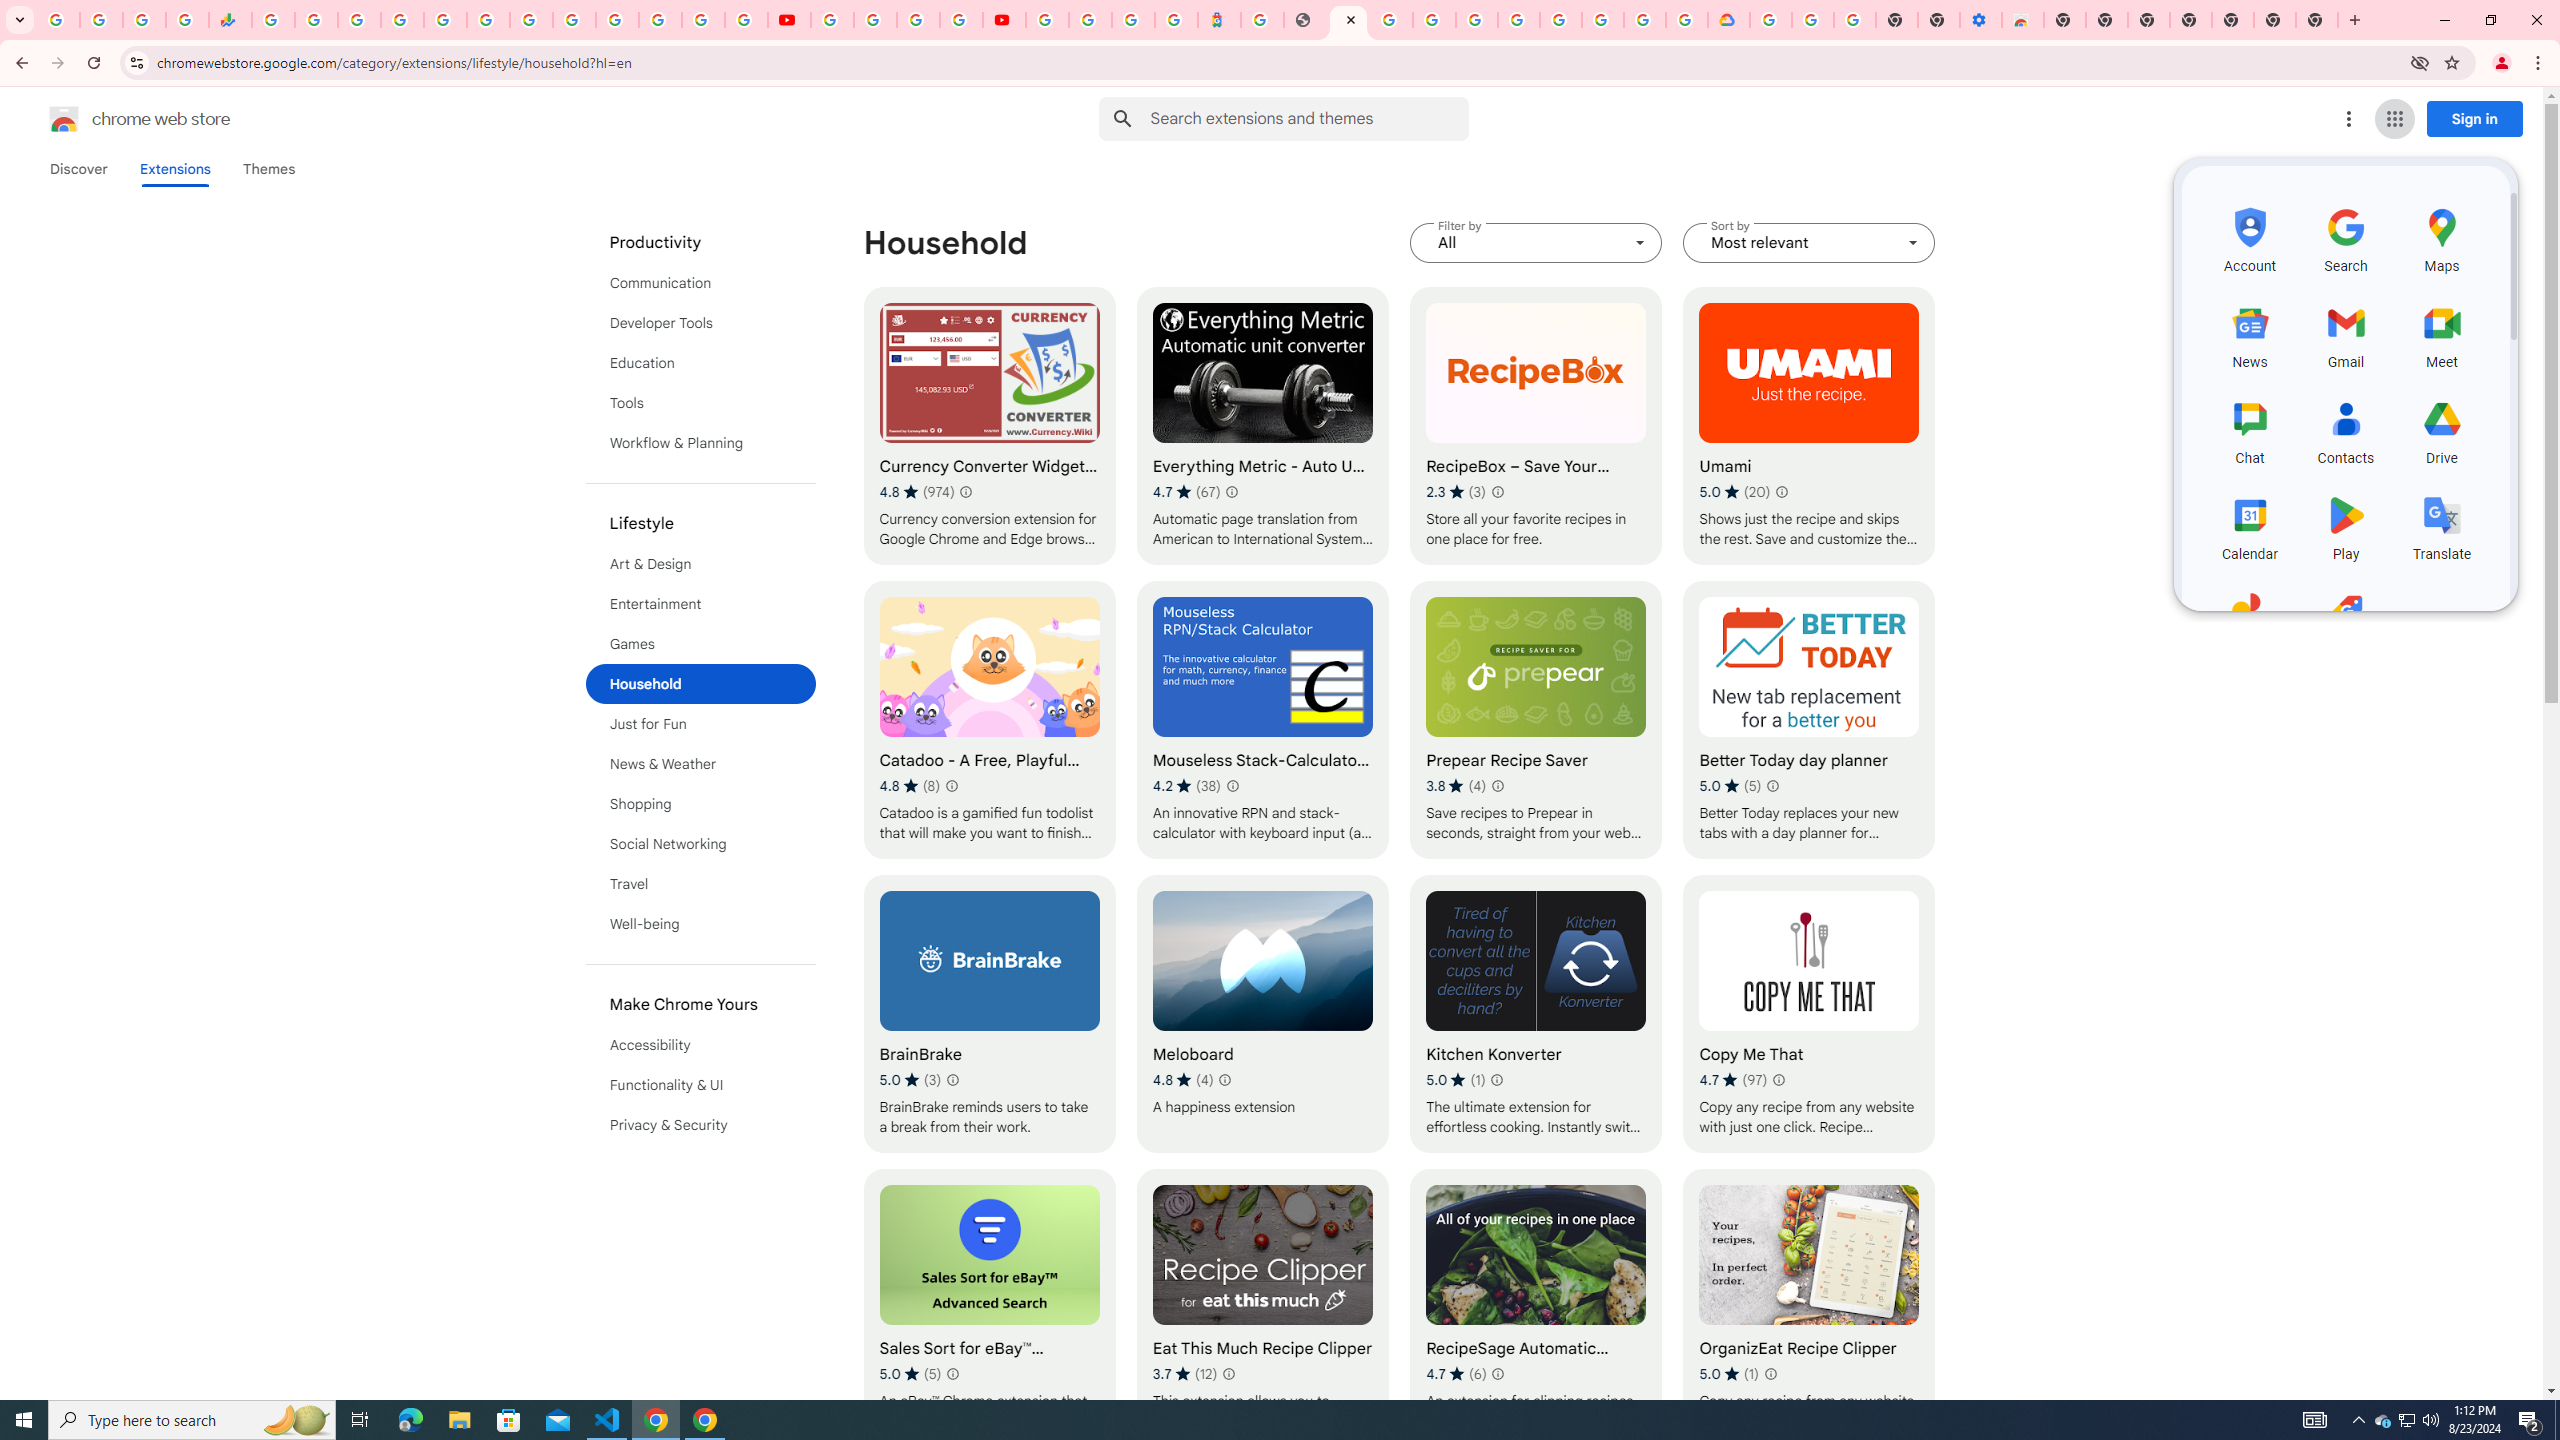 This screenshot has width=2560, height=1440. I want to click on 'Average rating 4.7 out of 5 stars. 6 ratings.', so click(1455, 1372).